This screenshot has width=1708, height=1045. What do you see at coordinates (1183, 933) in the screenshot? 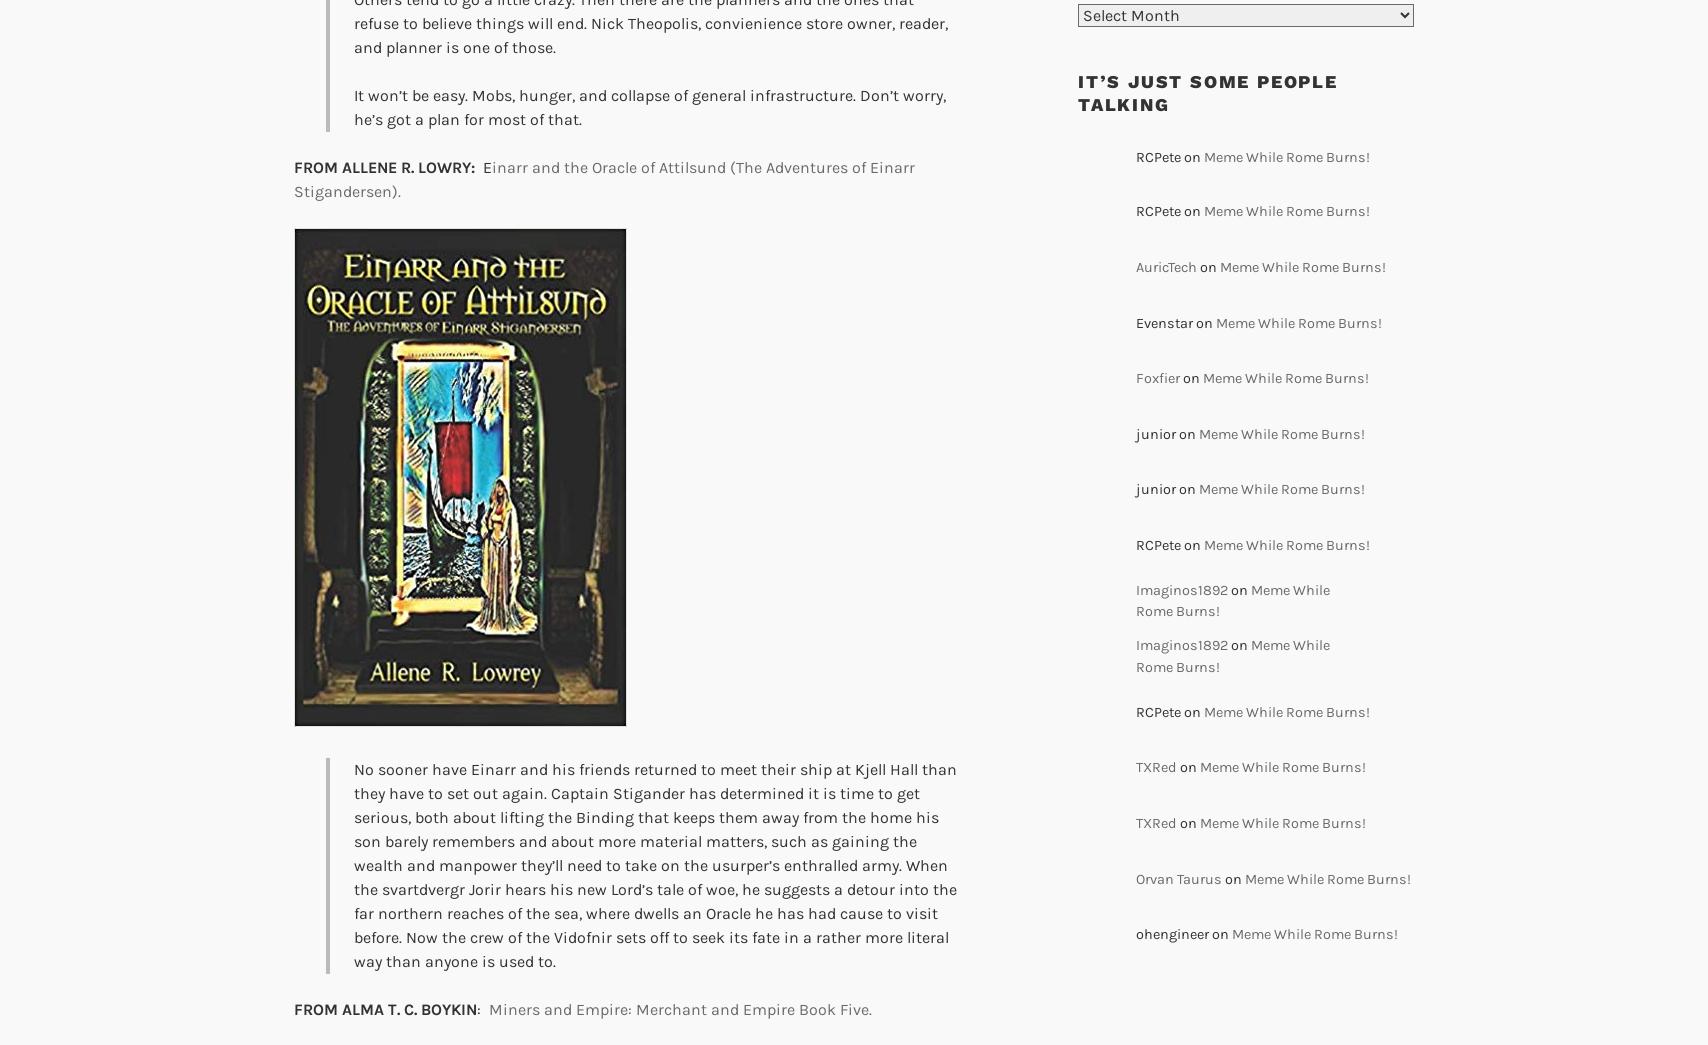
I see `'ohengineer on'` at bounding box center [1183, 933].